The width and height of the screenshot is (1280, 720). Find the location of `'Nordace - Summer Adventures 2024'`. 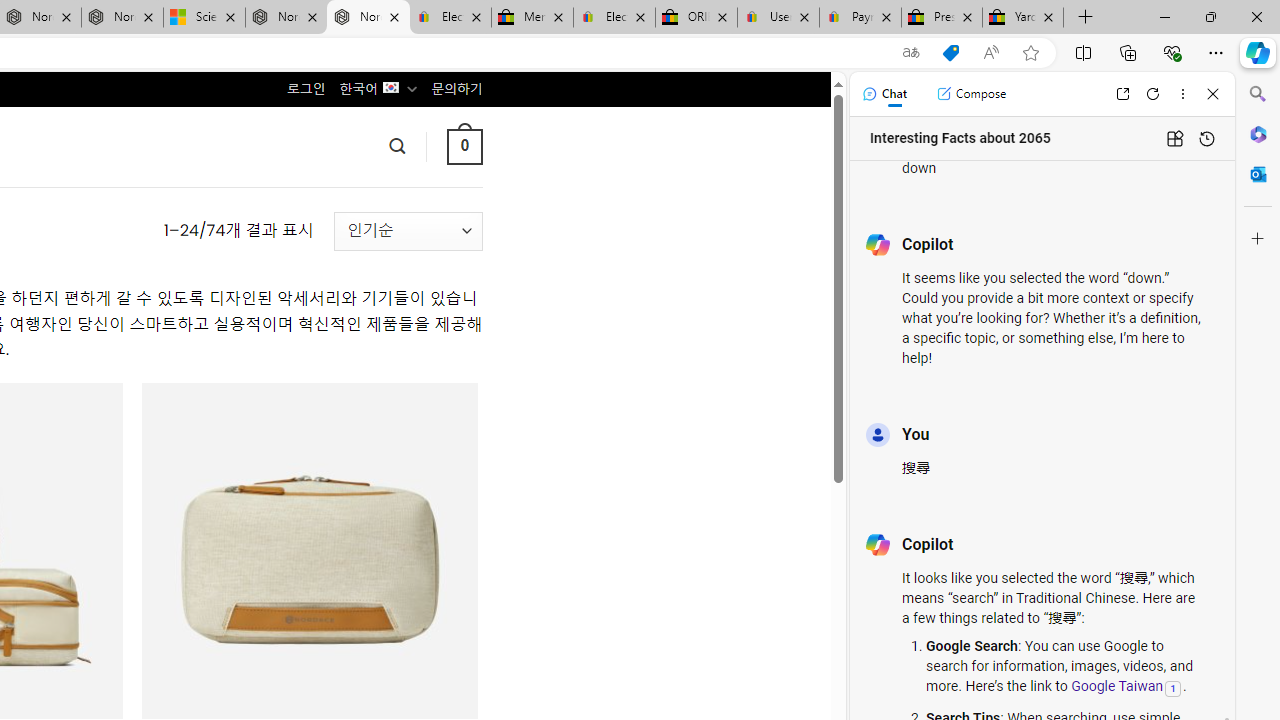

'Nordace - Summer Adventures 2024' is located at coordinates (285, 17).